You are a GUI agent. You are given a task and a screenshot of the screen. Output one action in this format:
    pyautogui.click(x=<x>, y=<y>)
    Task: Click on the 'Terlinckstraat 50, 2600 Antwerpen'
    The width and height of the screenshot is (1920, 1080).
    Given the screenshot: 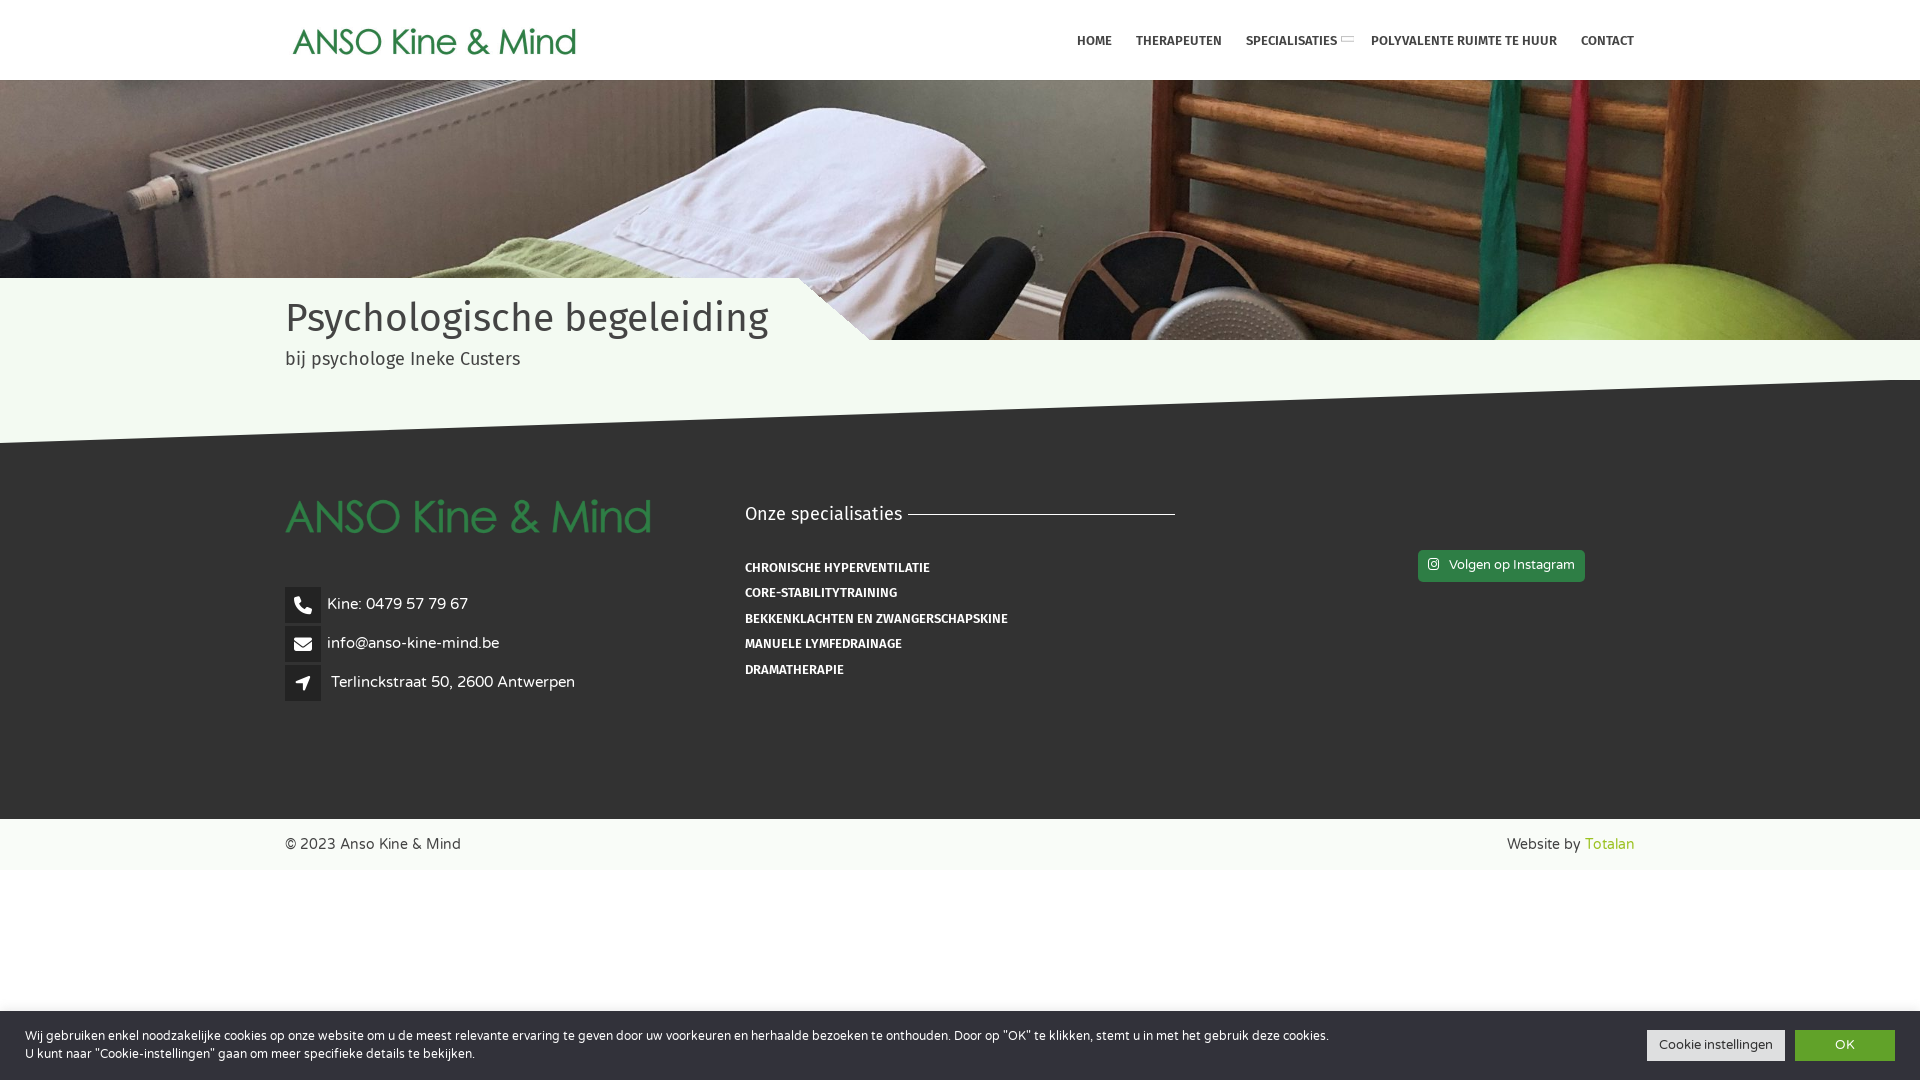 What is the action you would take?
    pyautogui.click(x=451, y=681)
    